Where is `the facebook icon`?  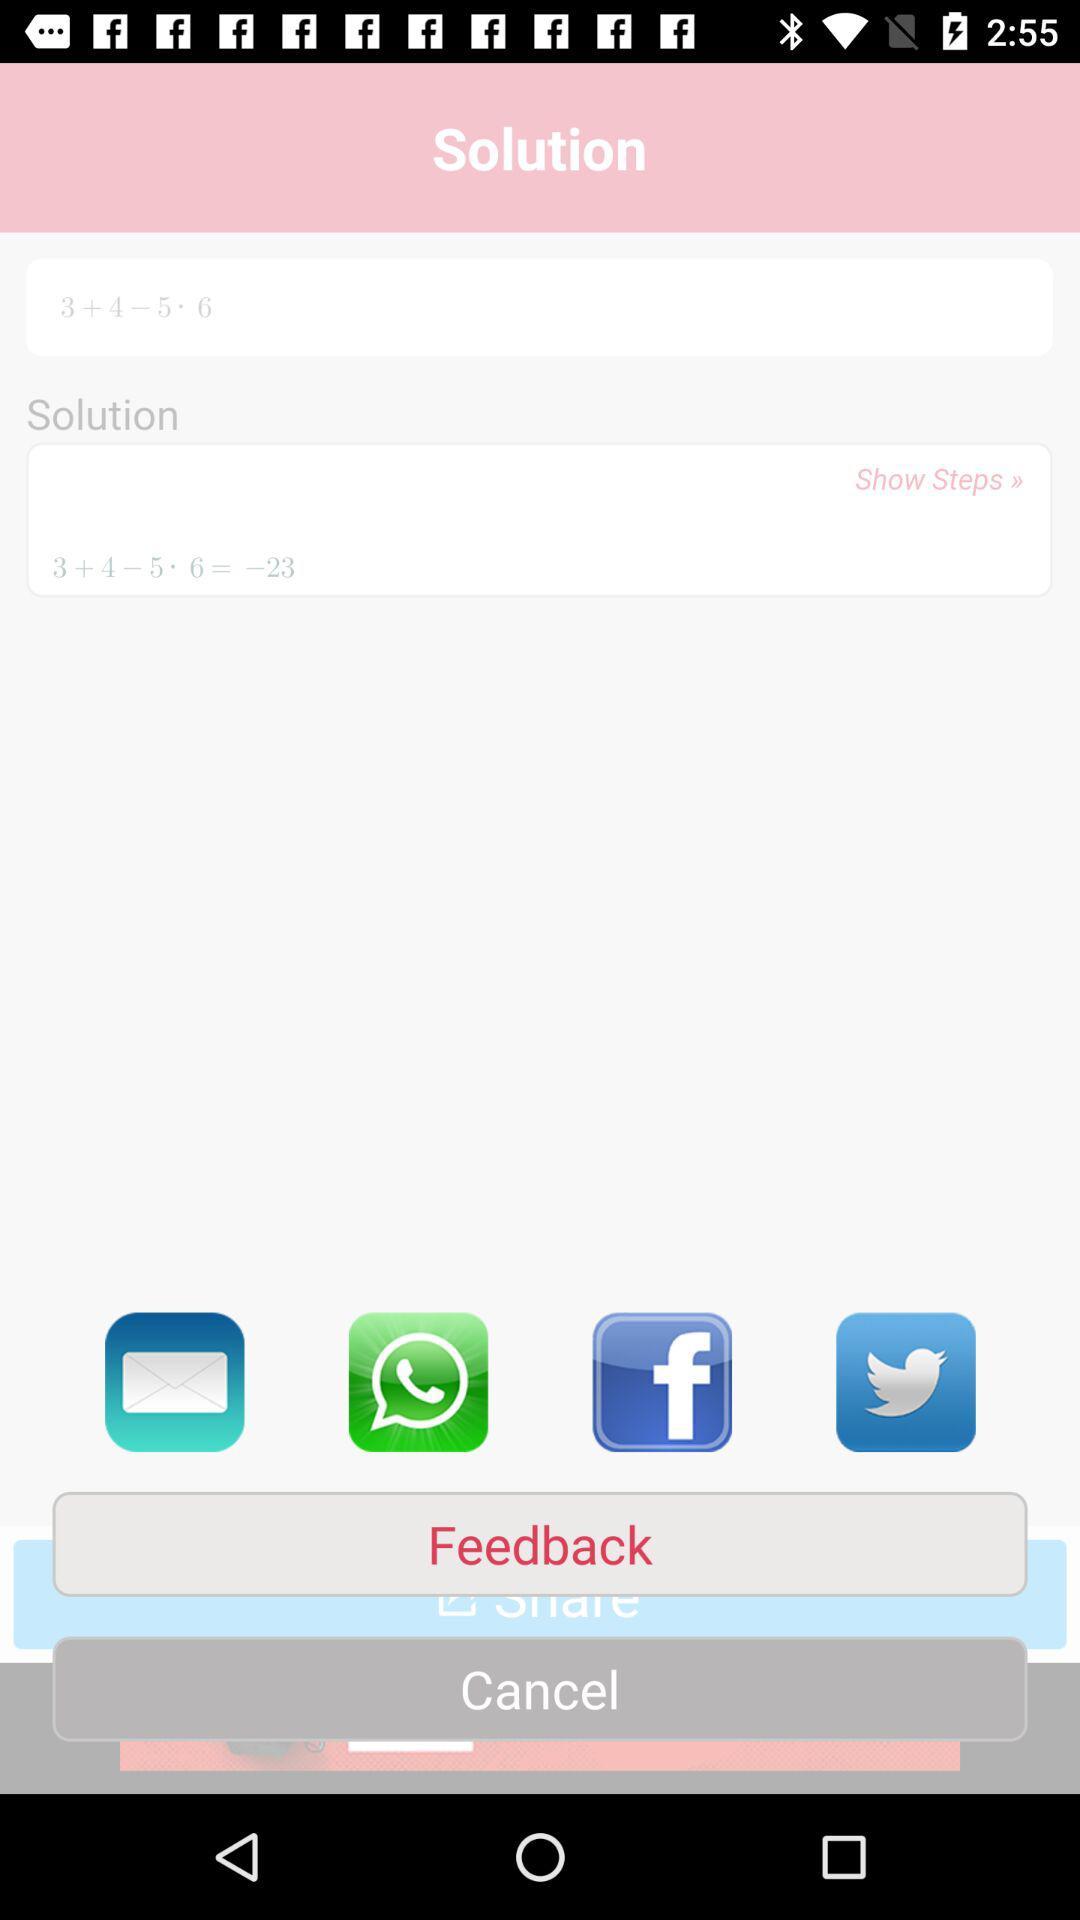
the facebook icon is located at coordinates (661, 1381).